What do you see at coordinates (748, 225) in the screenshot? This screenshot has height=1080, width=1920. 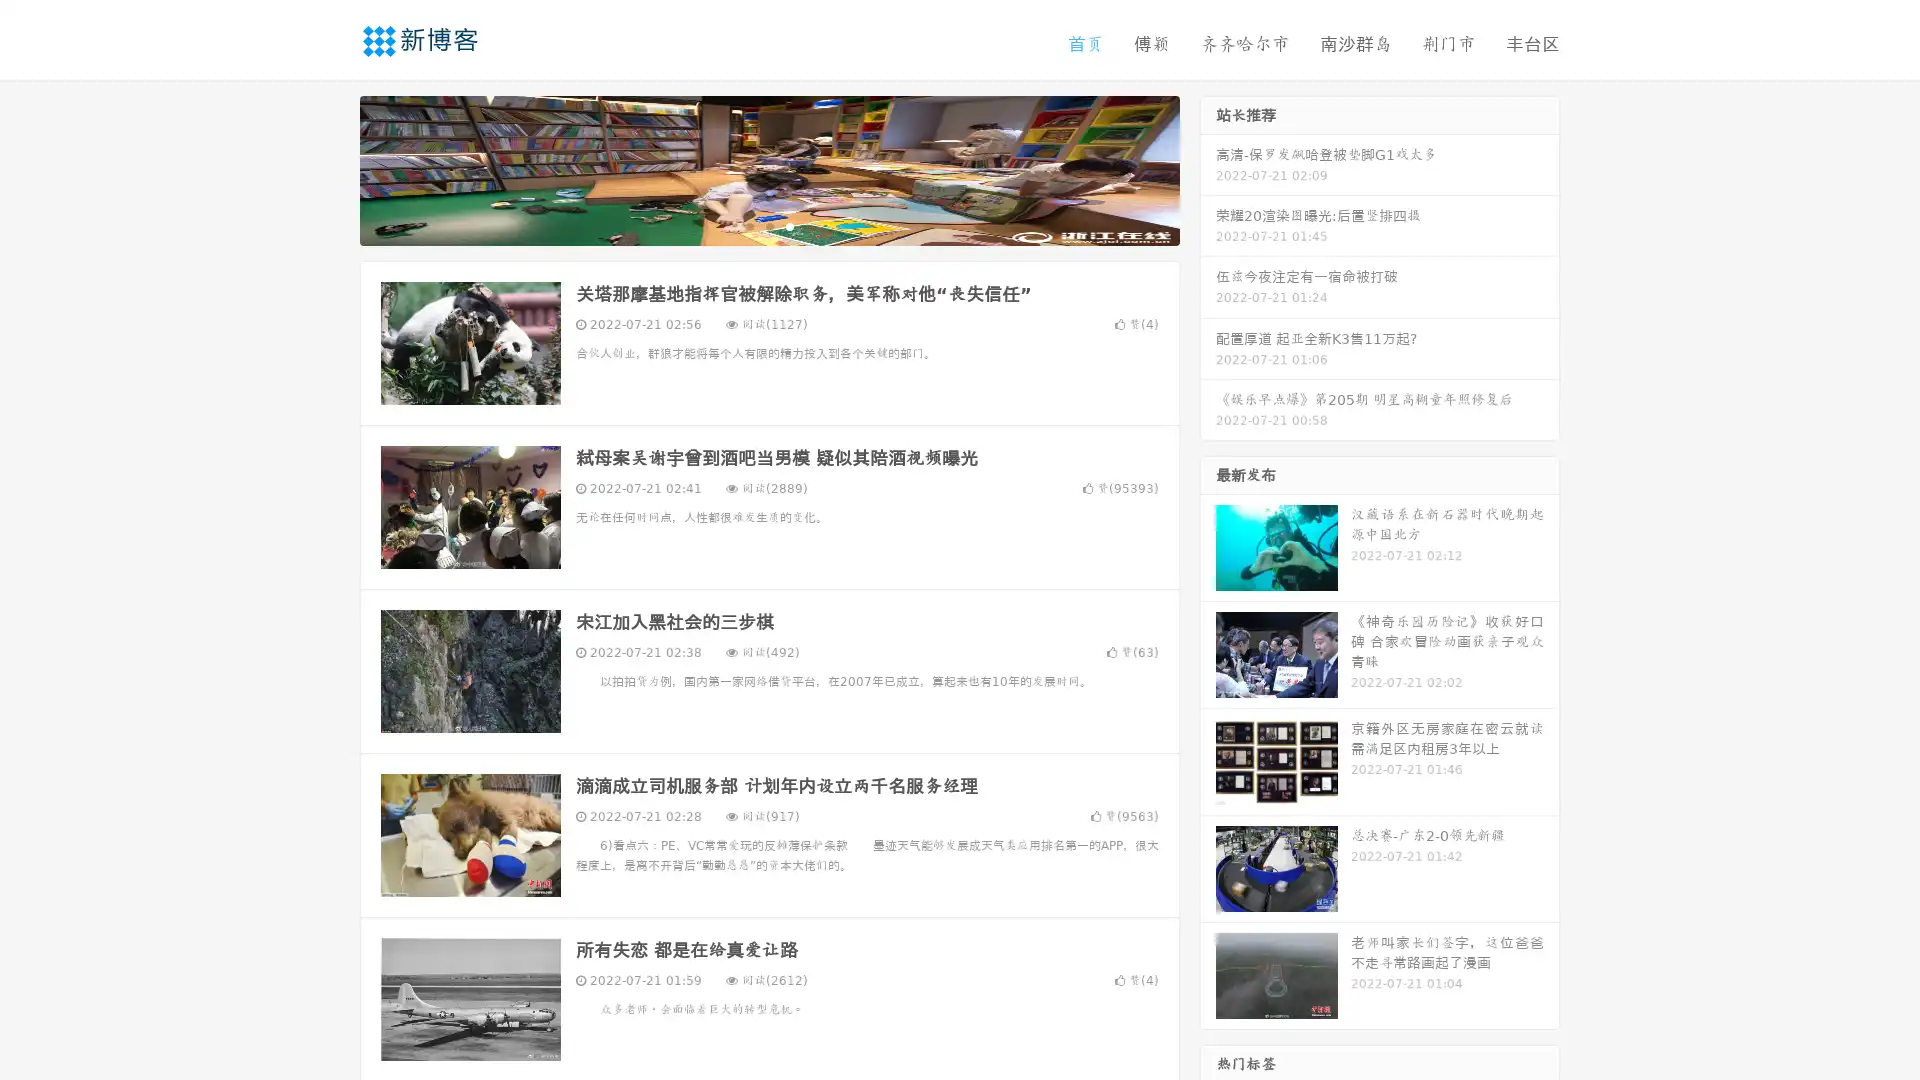 I see `Go to slide 1` at bounding box center [748, 225].